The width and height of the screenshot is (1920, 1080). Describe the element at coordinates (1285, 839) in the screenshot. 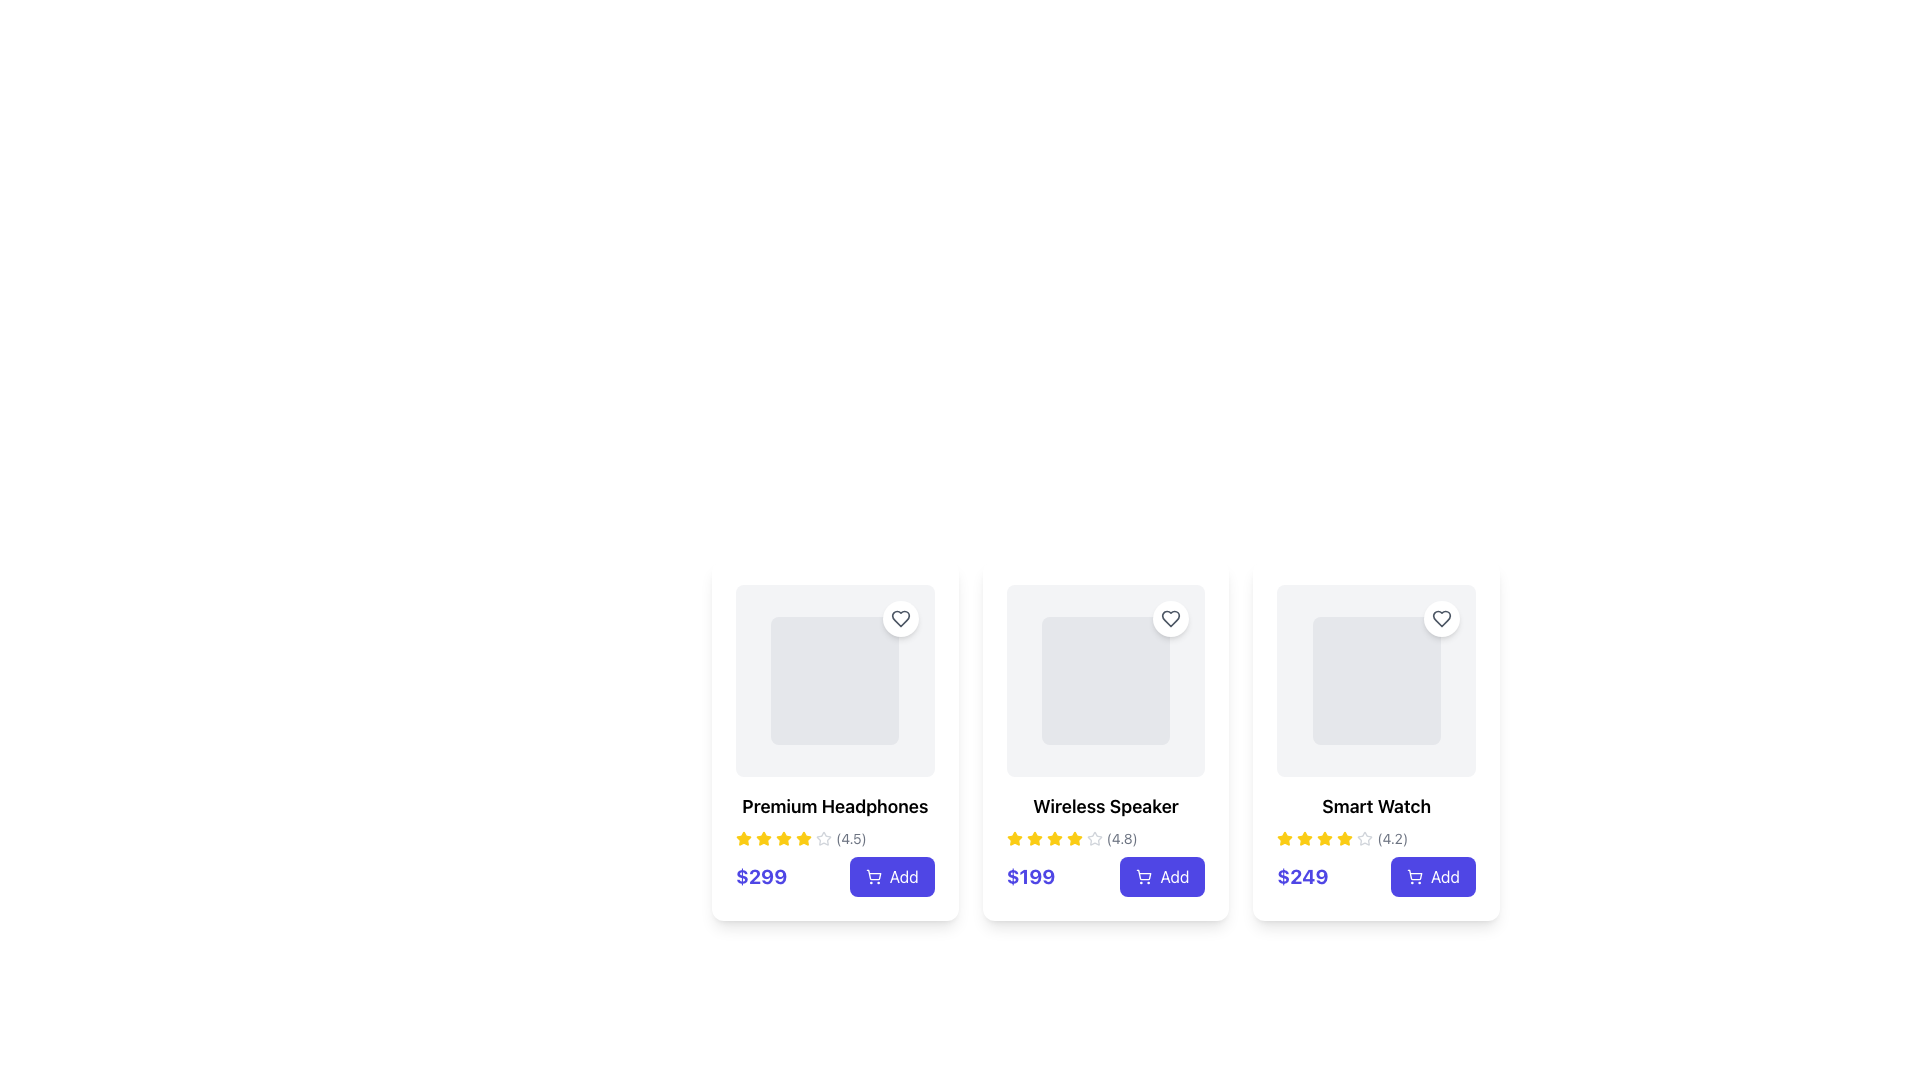

I see `the yellow star icon, which is the first star in the rating display section of the 'Smart Watch' product card, positioned below the product image and above the price label` at that location.